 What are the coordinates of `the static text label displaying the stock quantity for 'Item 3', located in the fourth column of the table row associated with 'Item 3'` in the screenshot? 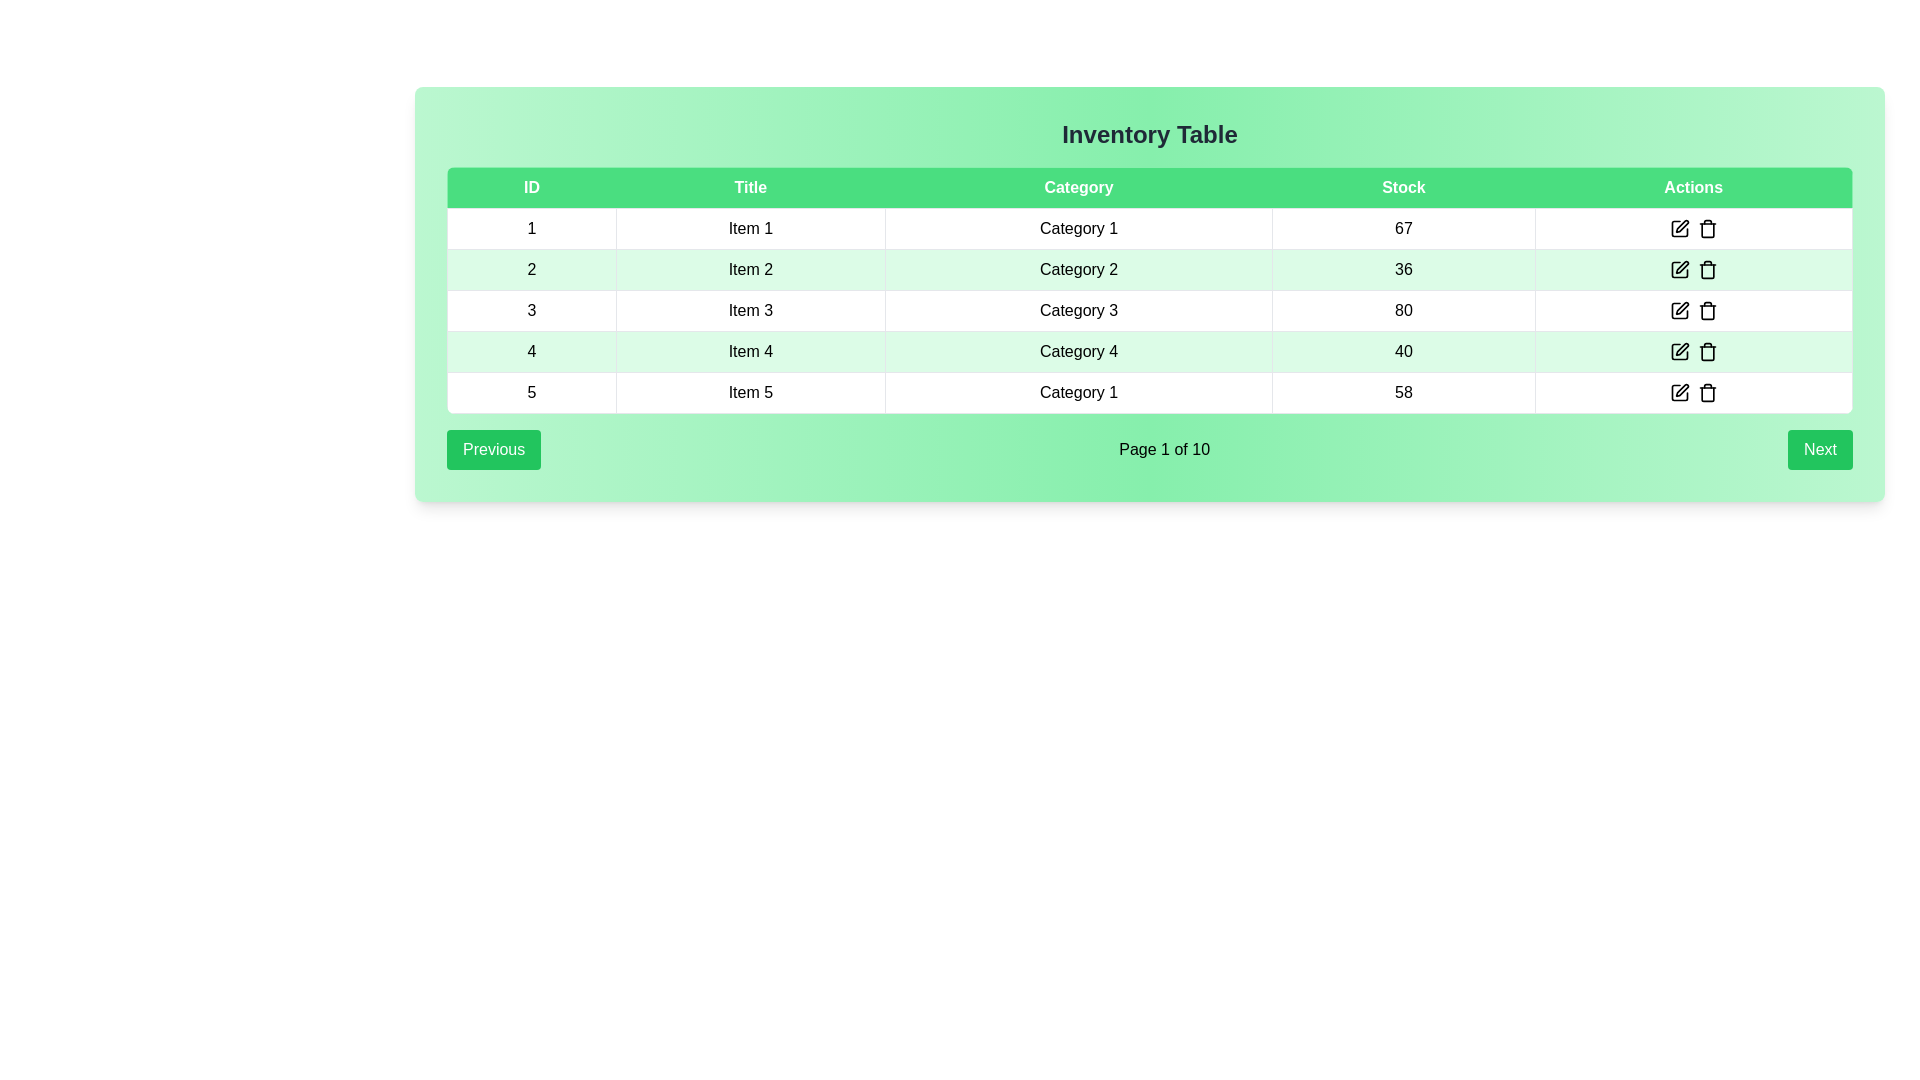 It's located at (1402, 311).